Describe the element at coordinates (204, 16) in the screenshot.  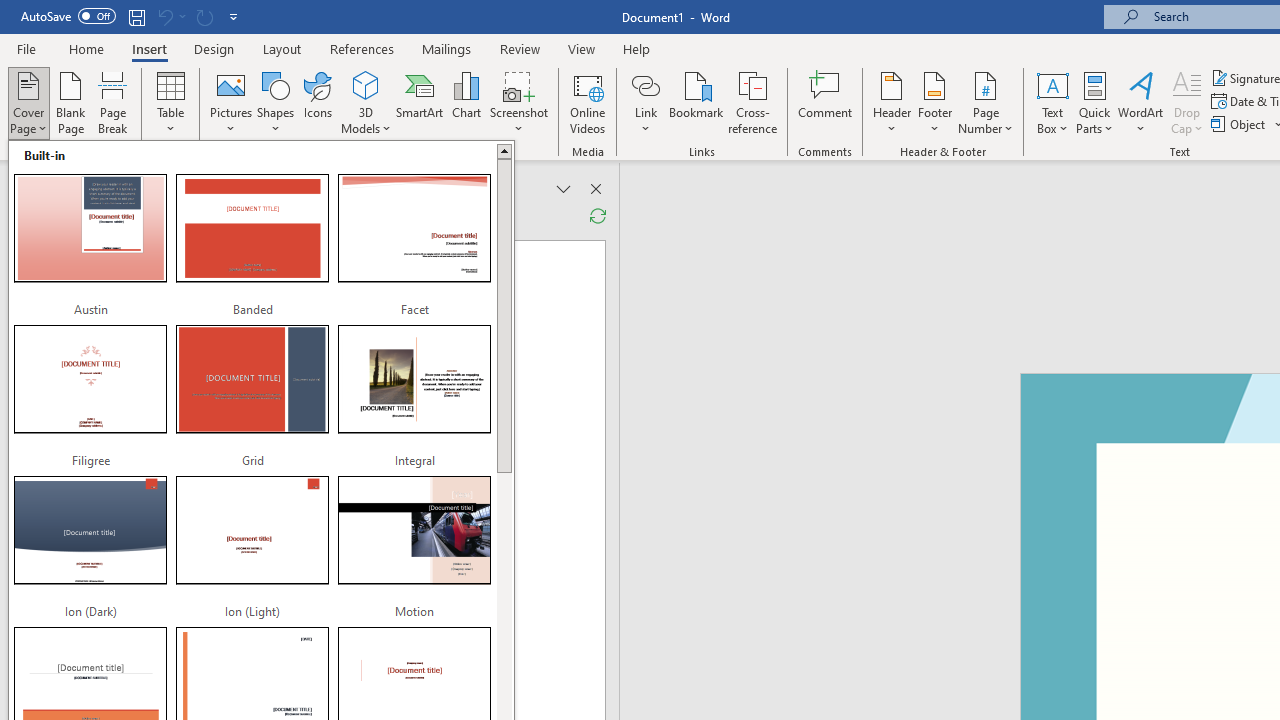
I see `'Can'` at that location.